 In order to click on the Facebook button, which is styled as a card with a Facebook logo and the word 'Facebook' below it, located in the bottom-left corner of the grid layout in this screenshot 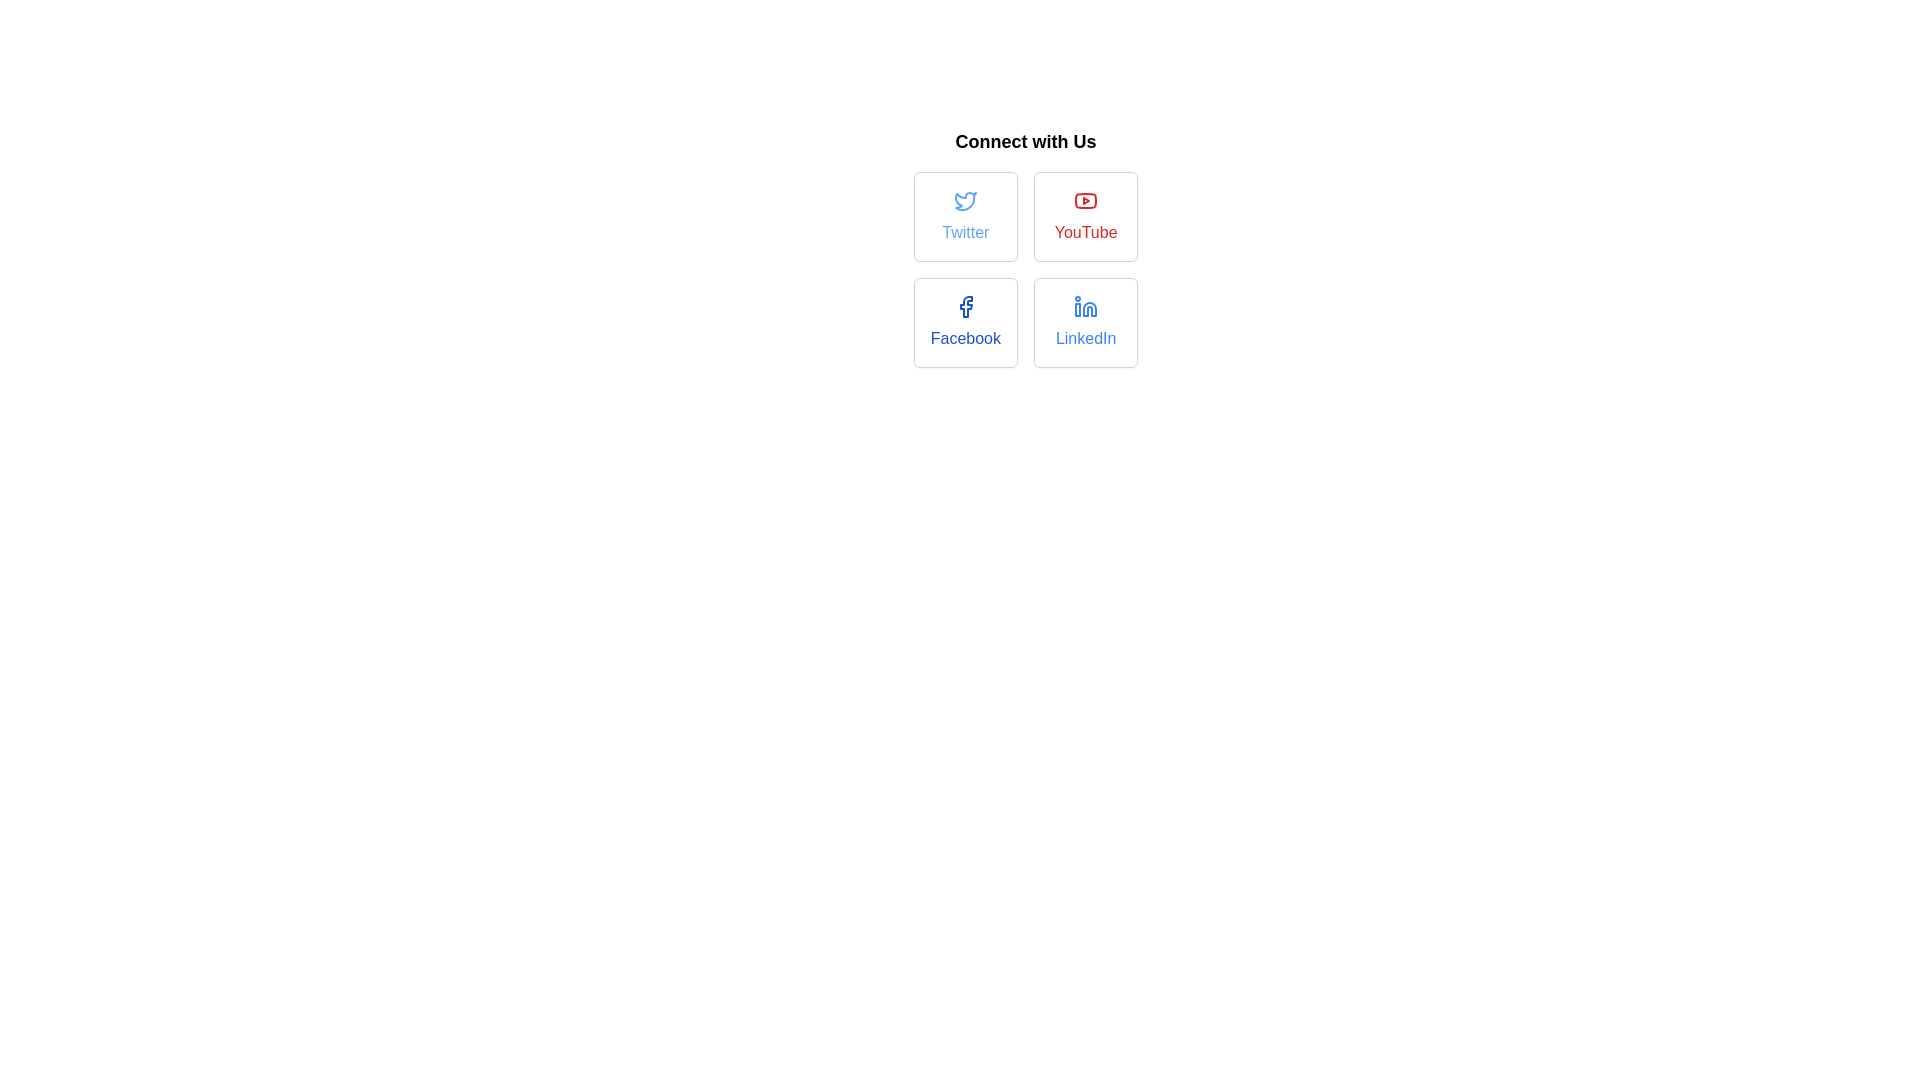, I will do `click(965, 322)`.